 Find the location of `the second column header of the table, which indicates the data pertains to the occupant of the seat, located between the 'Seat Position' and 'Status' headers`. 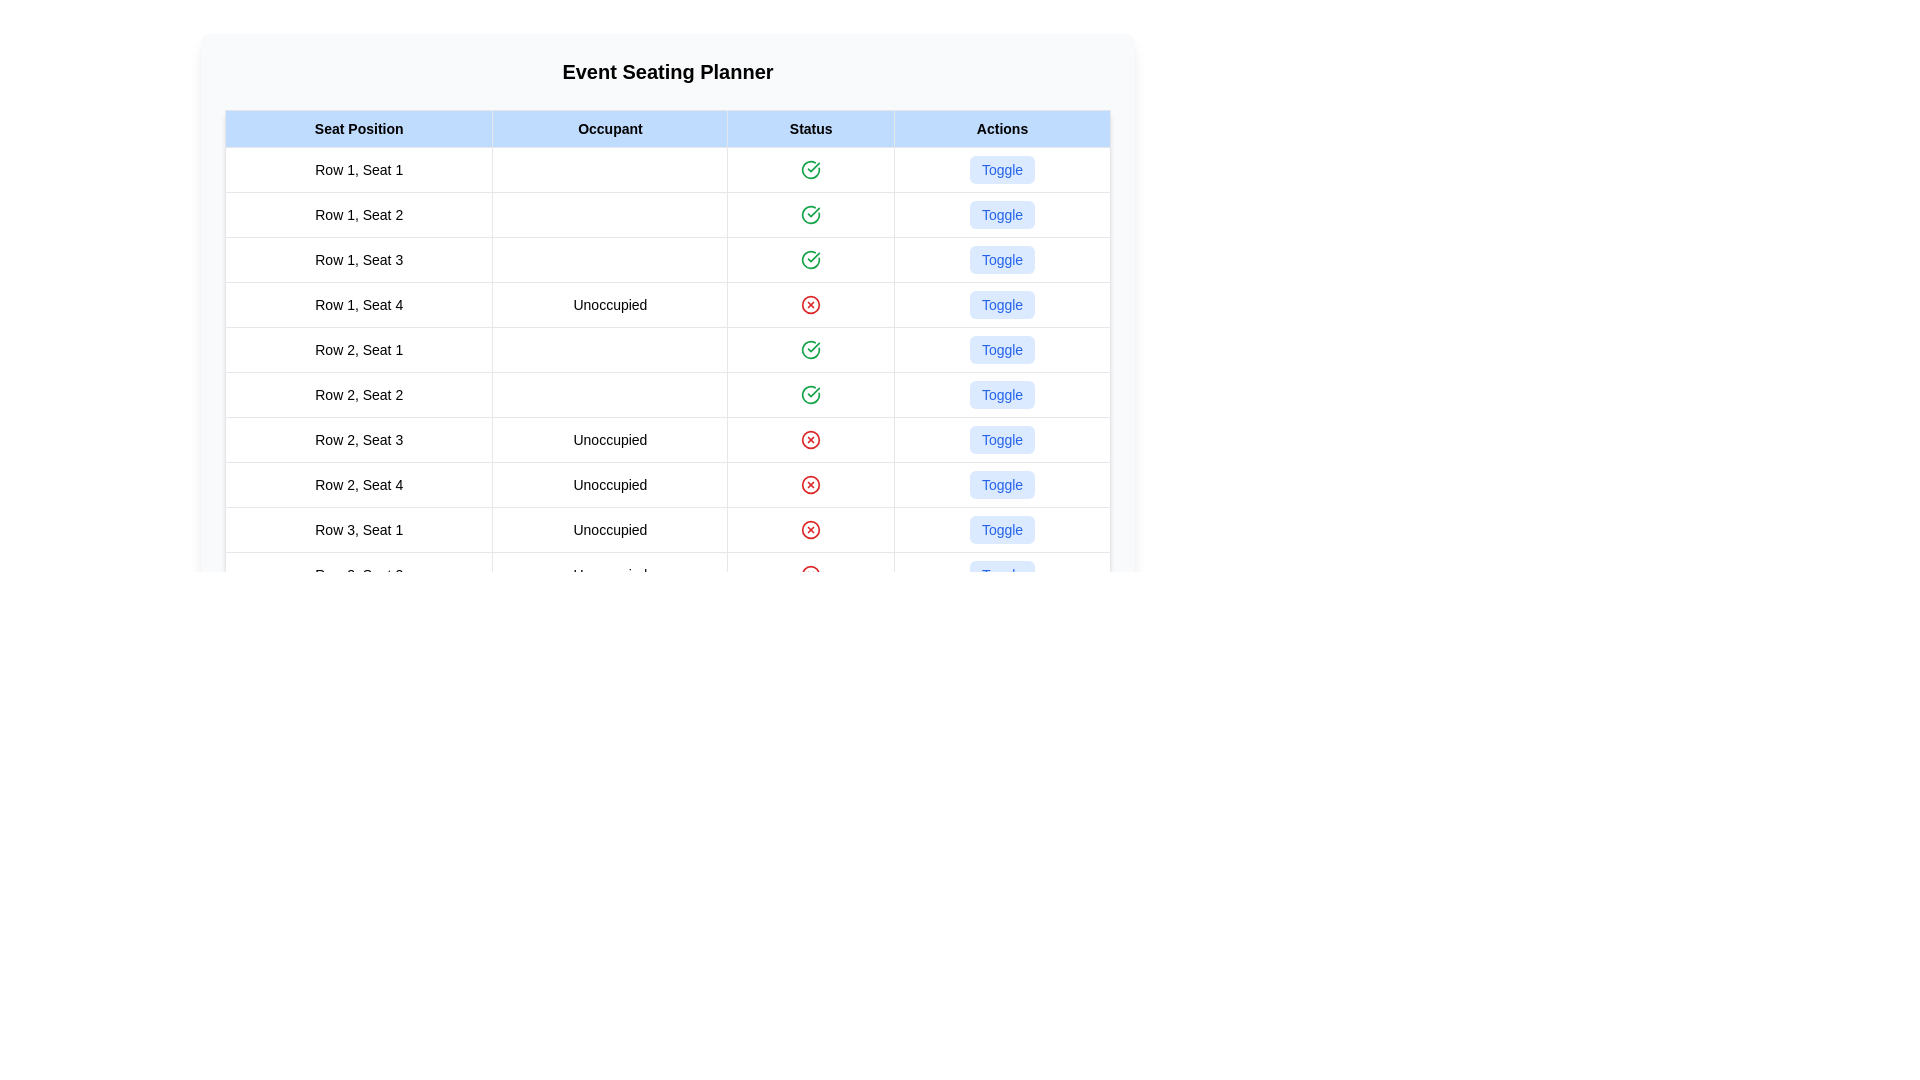

the second column header of the table, which indicates the data pertains to the occupant of the seat, located between the 'Seat Position' and 'Status' headers is located at coordinates (609, 128).